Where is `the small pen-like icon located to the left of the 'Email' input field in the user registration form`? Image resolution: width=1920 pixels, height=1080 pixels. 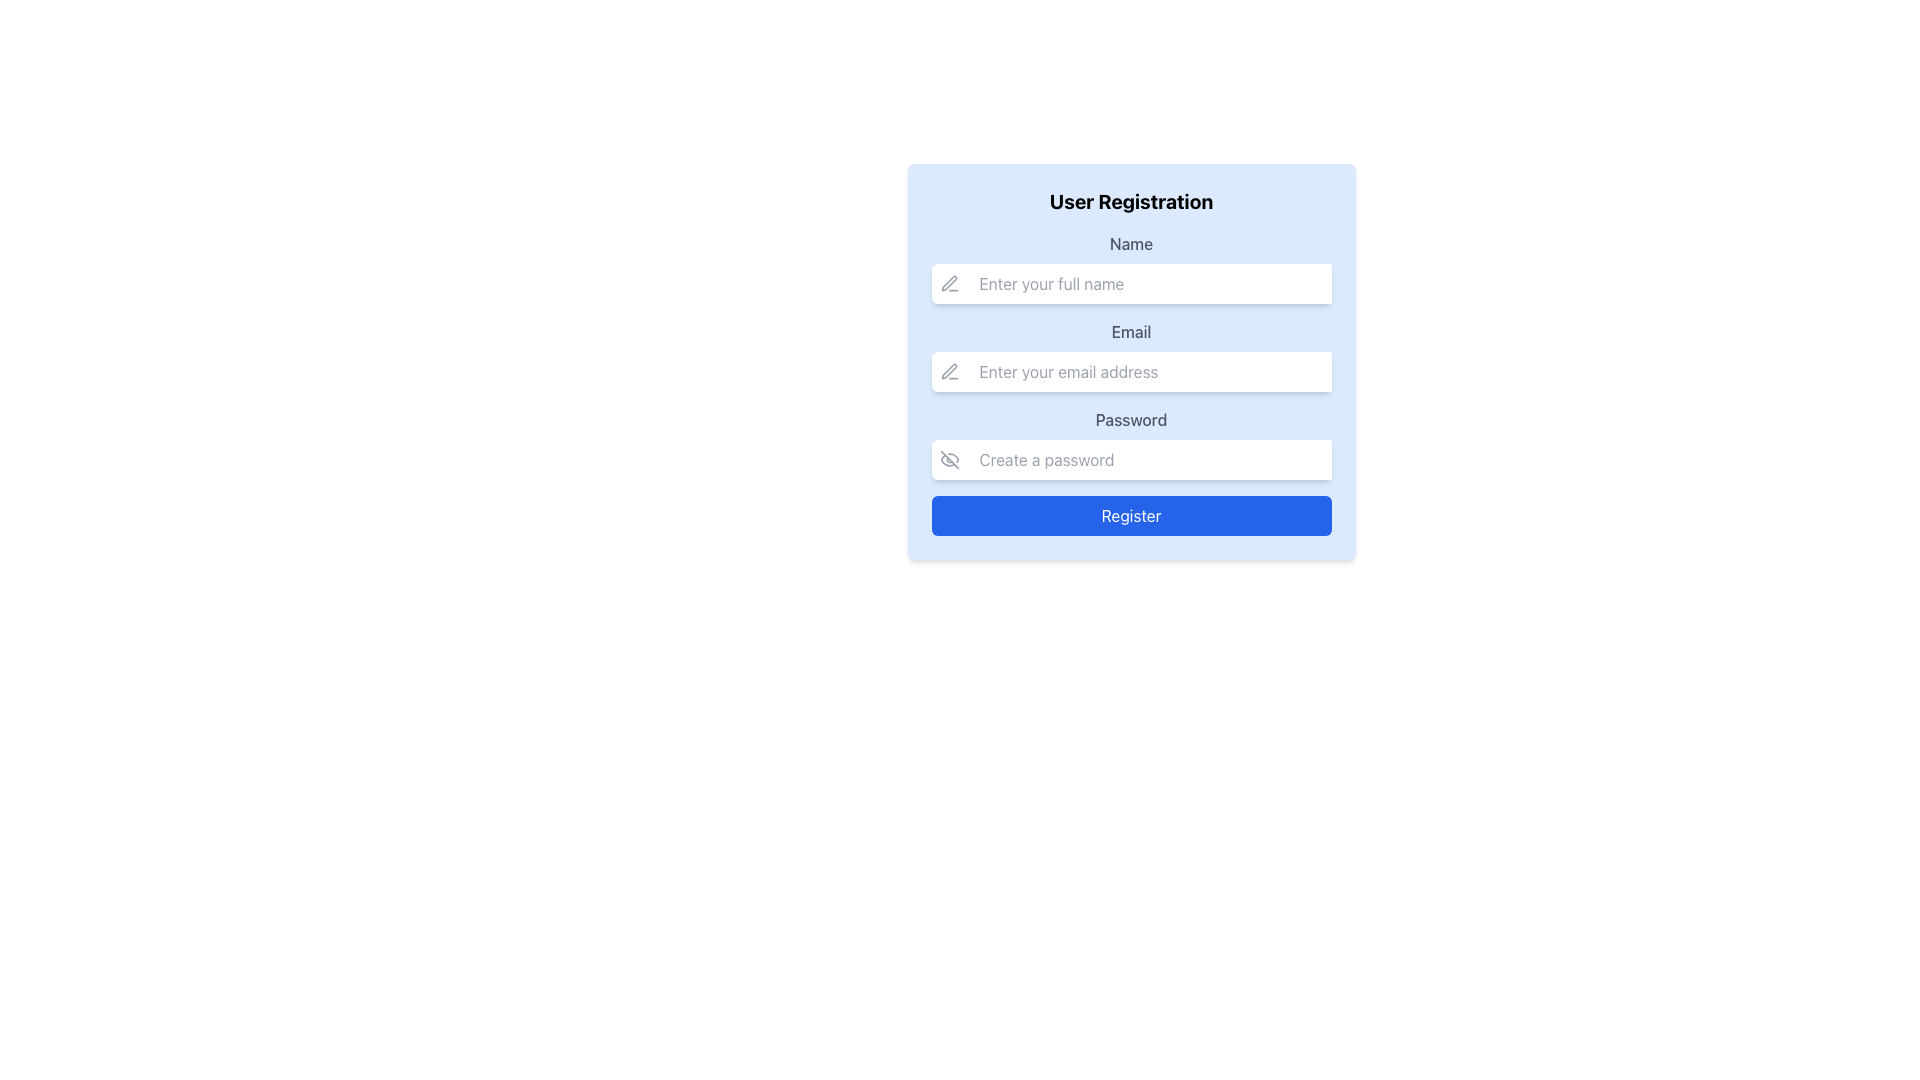
the small pen-like icon located to the left of the 'Email' input field in the user registration form is located at coordinates (948, 371).